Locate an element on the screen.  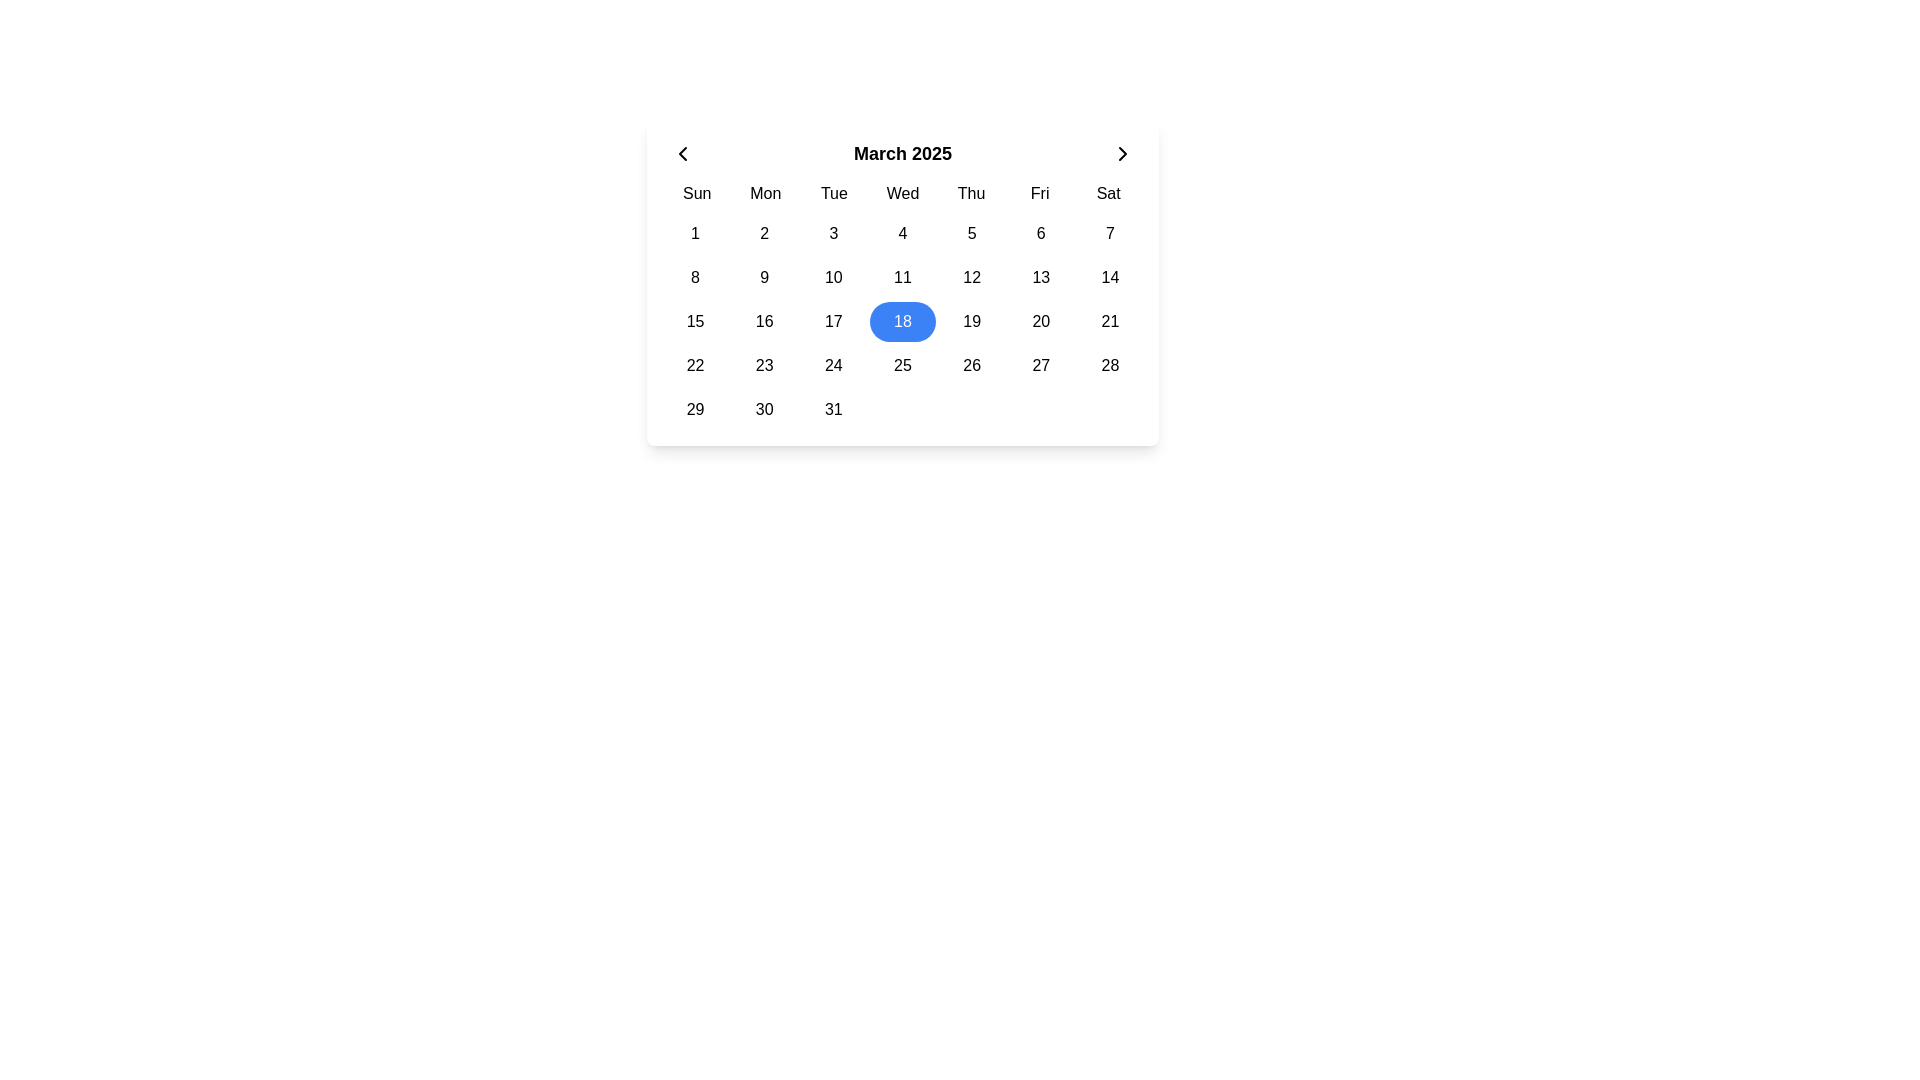
the button representing the 26th day of the month in the calendar layout is located at coordinates (972, 366).